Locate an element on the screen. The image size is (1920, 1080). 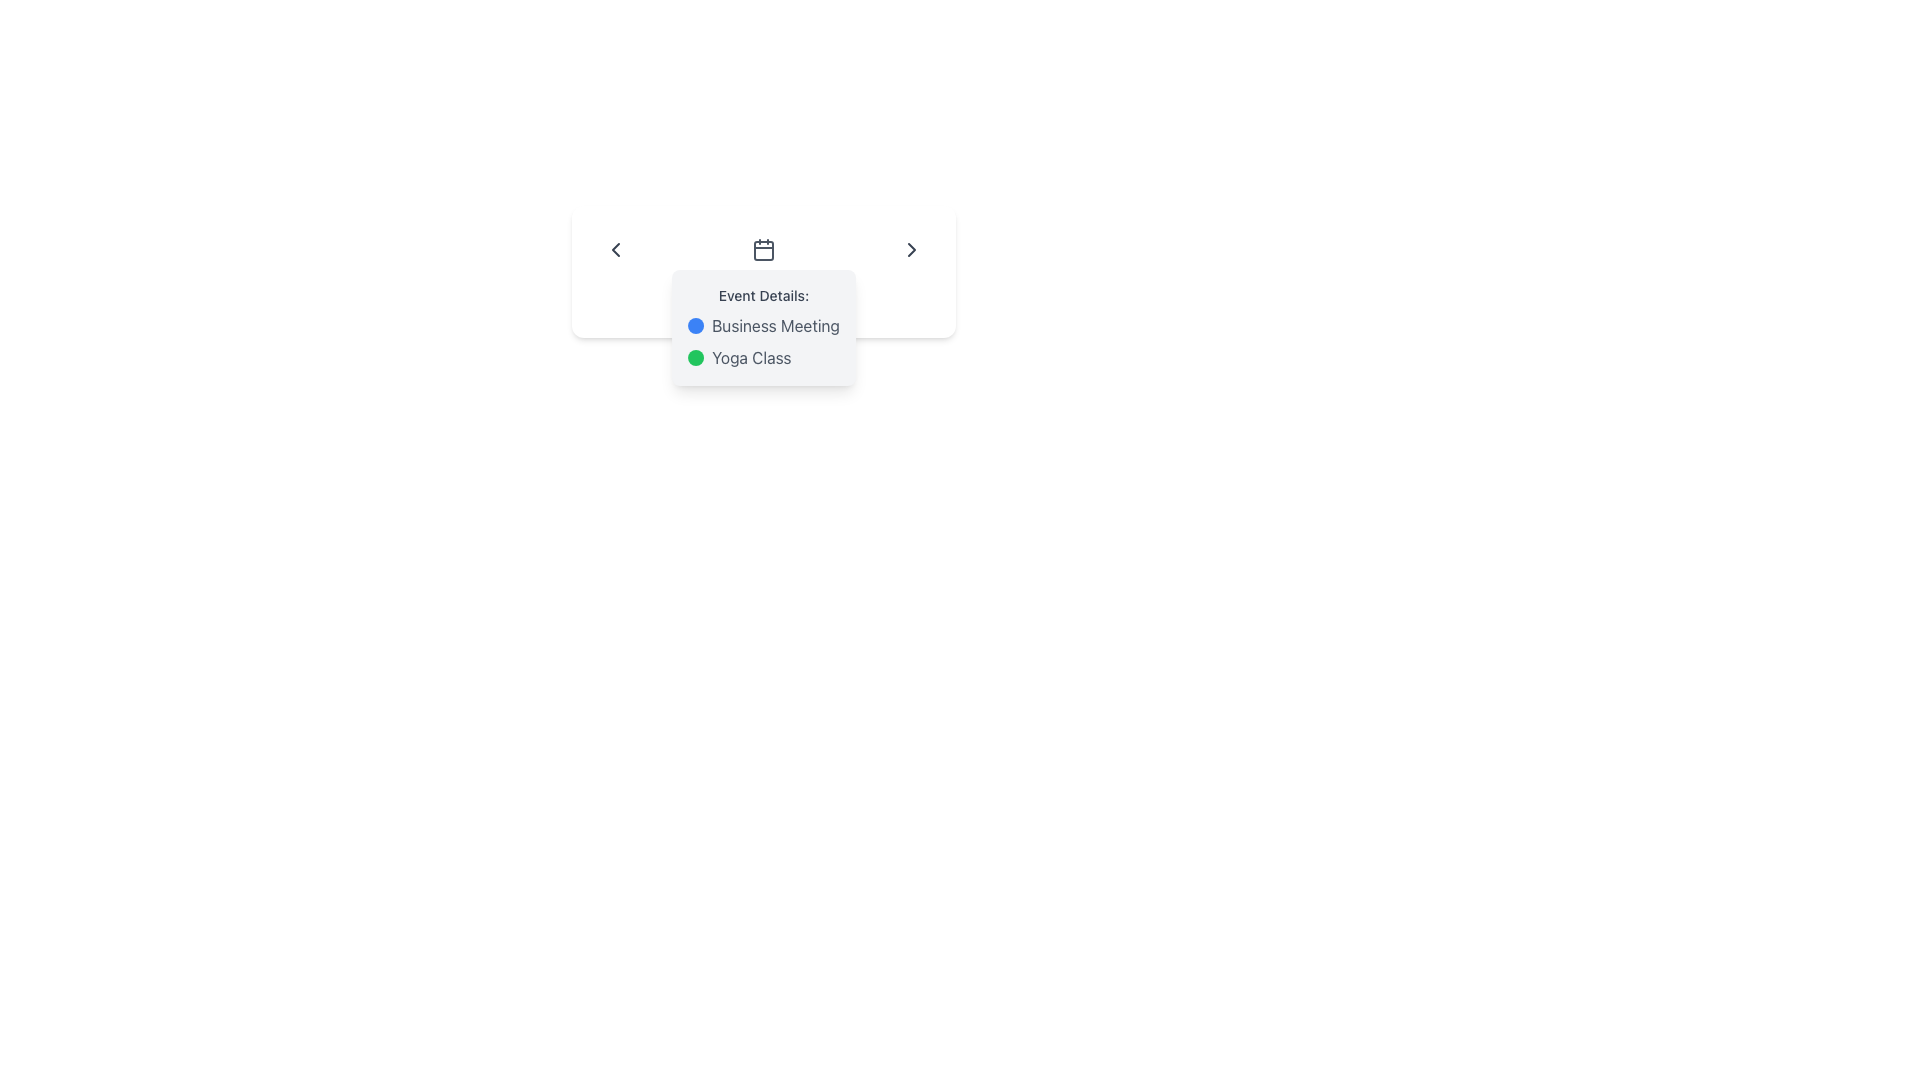
the 'Yoga Class' label with a green circular icon to its left, which is the second item in a list of events is located at coordinates (762, 357).